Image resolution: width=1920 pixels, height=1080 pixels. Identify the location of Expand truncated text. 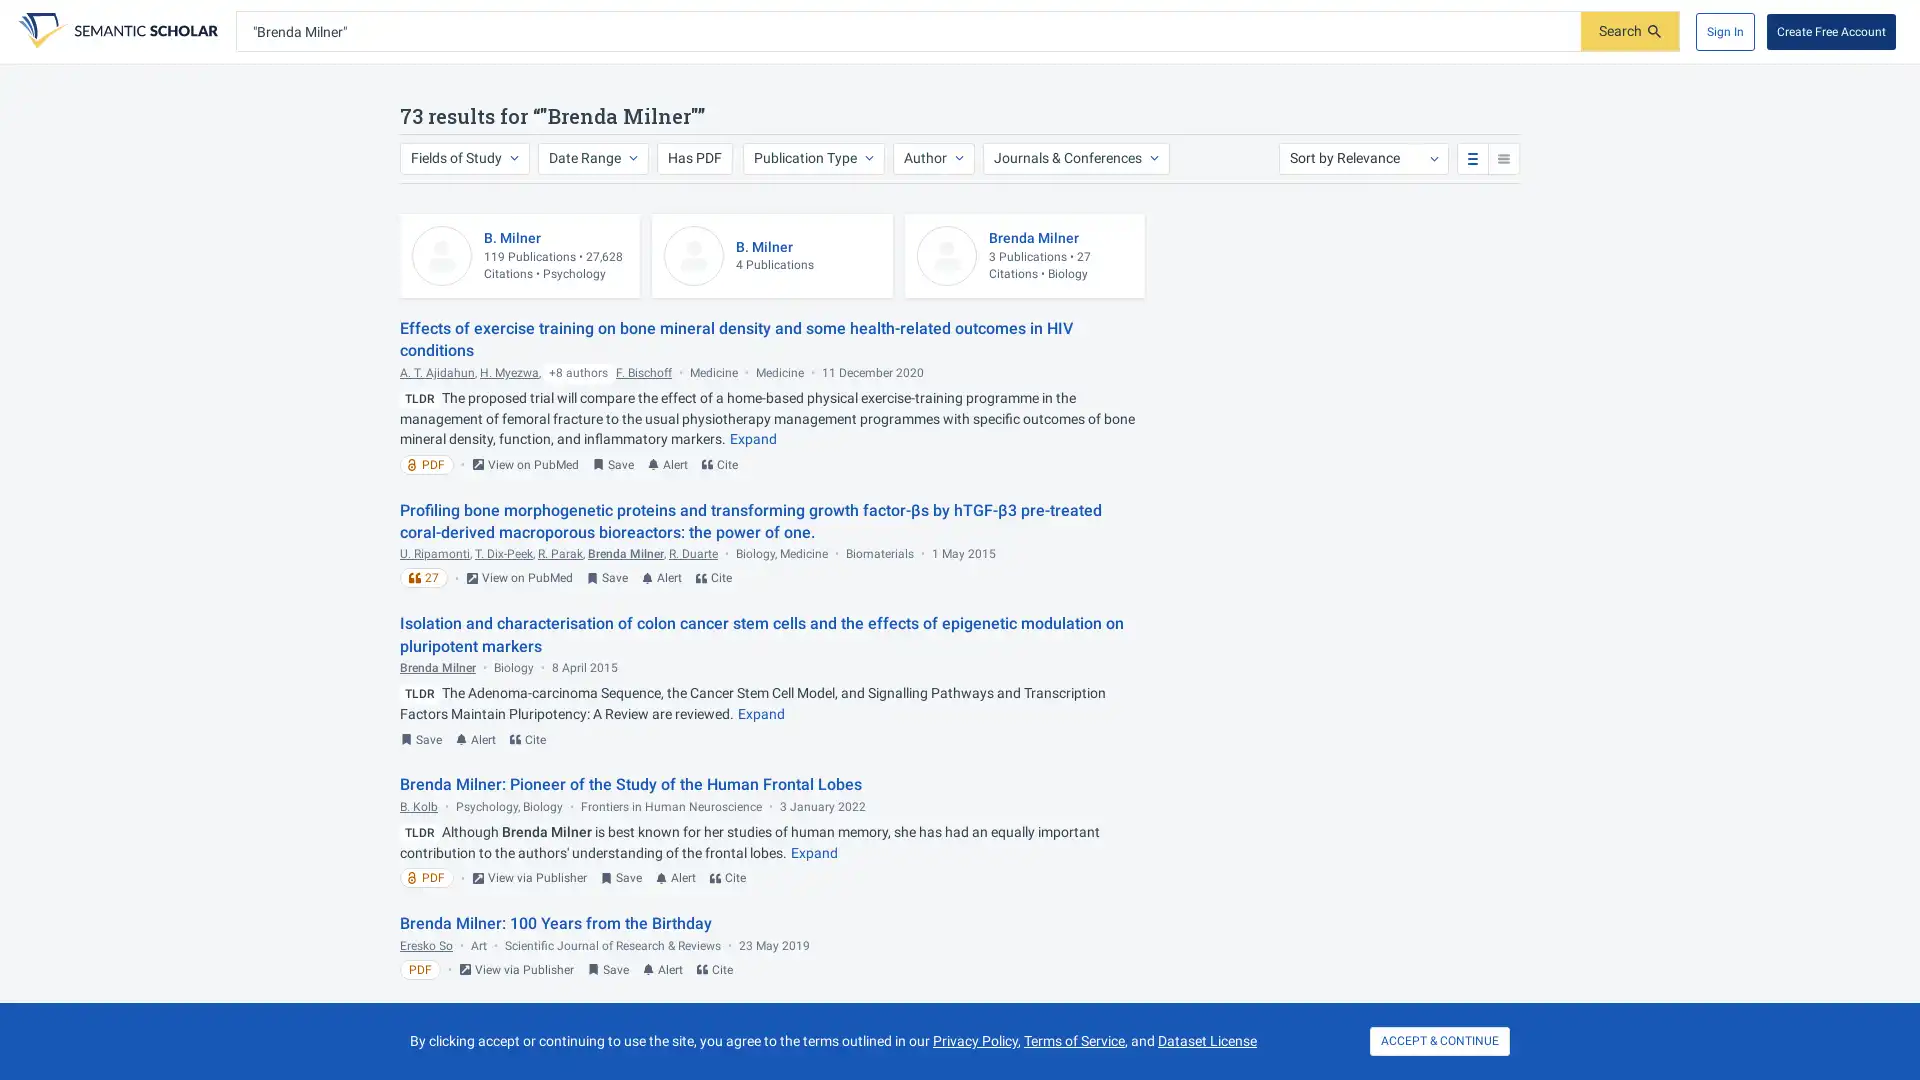
(814, 852).